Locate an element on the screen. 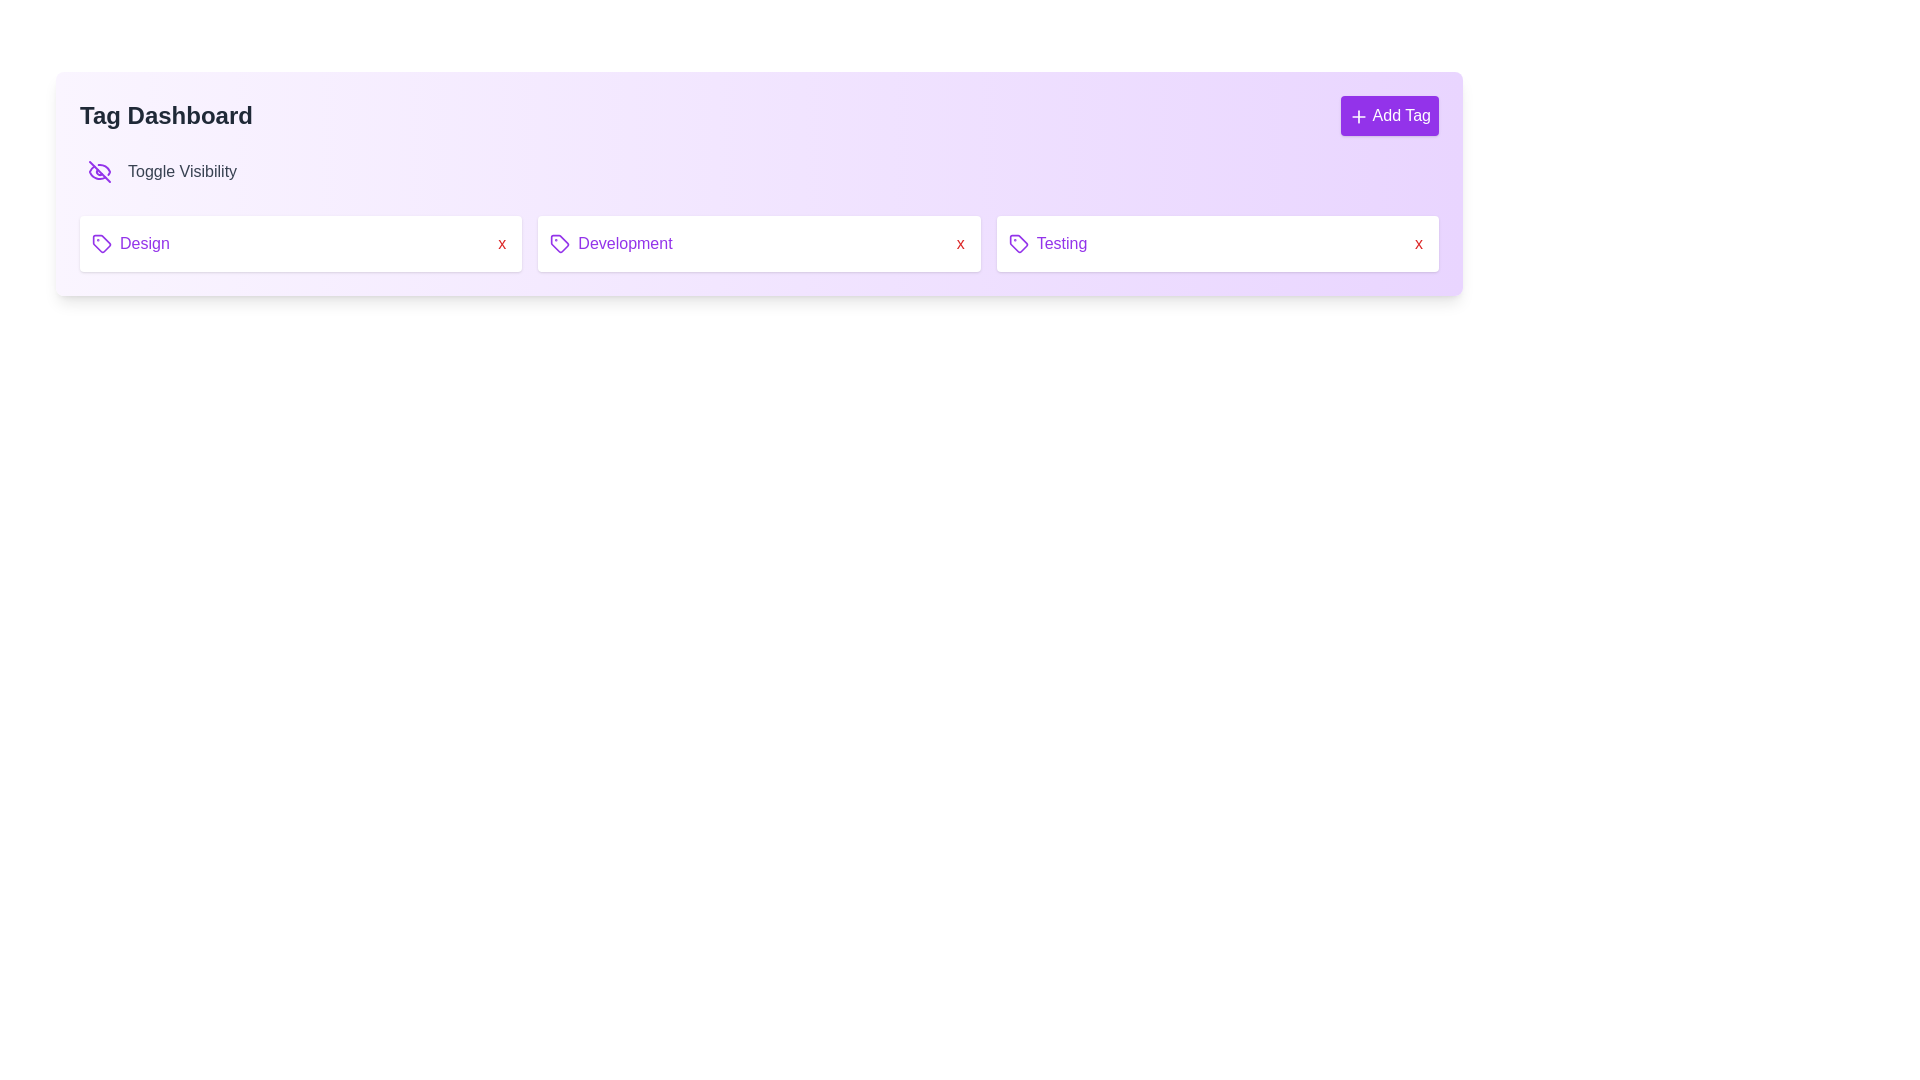  the small red 'x' button located at the far-right side of the 'Testing' tag section is located at coordinates (1418, 242).